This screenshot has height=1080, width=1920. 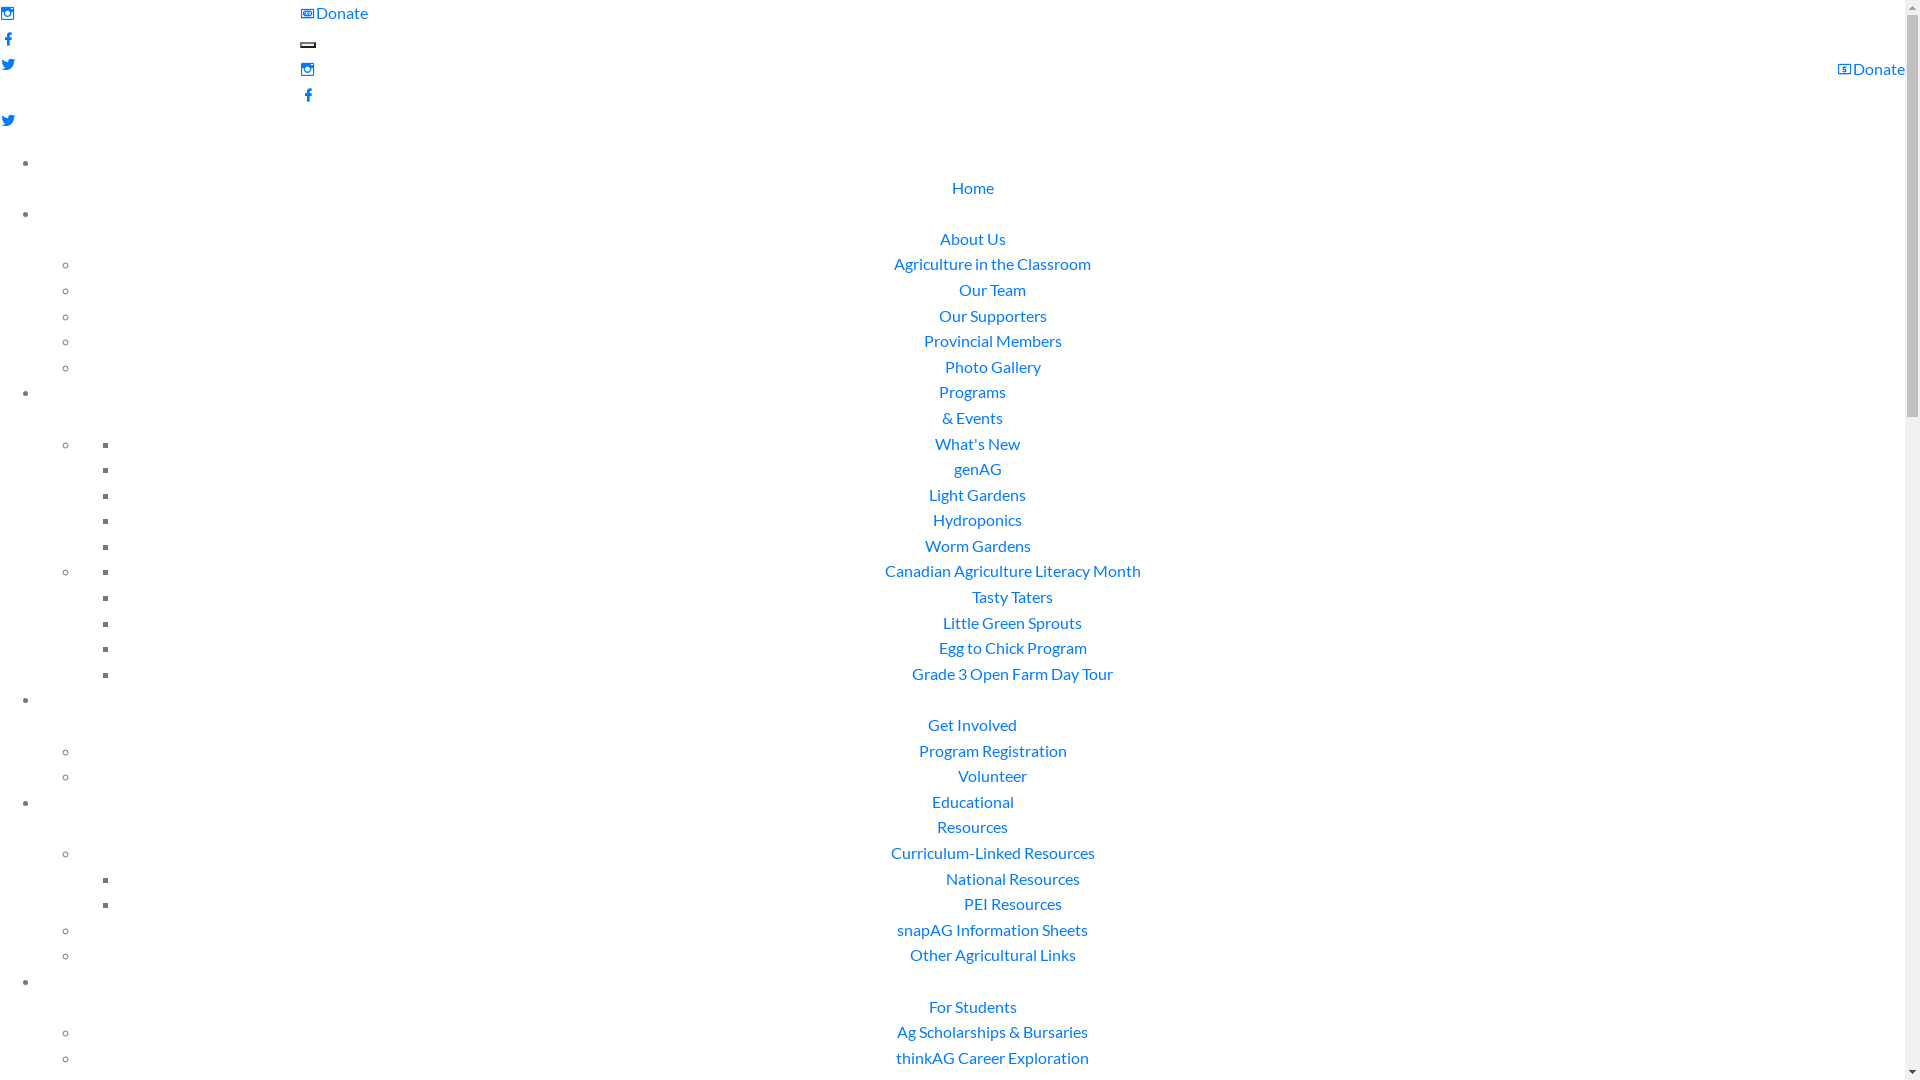 What do you see at coordinates (978, 468) in the screenshot?
I see `'genAG'` at bounding box center [978, 468].